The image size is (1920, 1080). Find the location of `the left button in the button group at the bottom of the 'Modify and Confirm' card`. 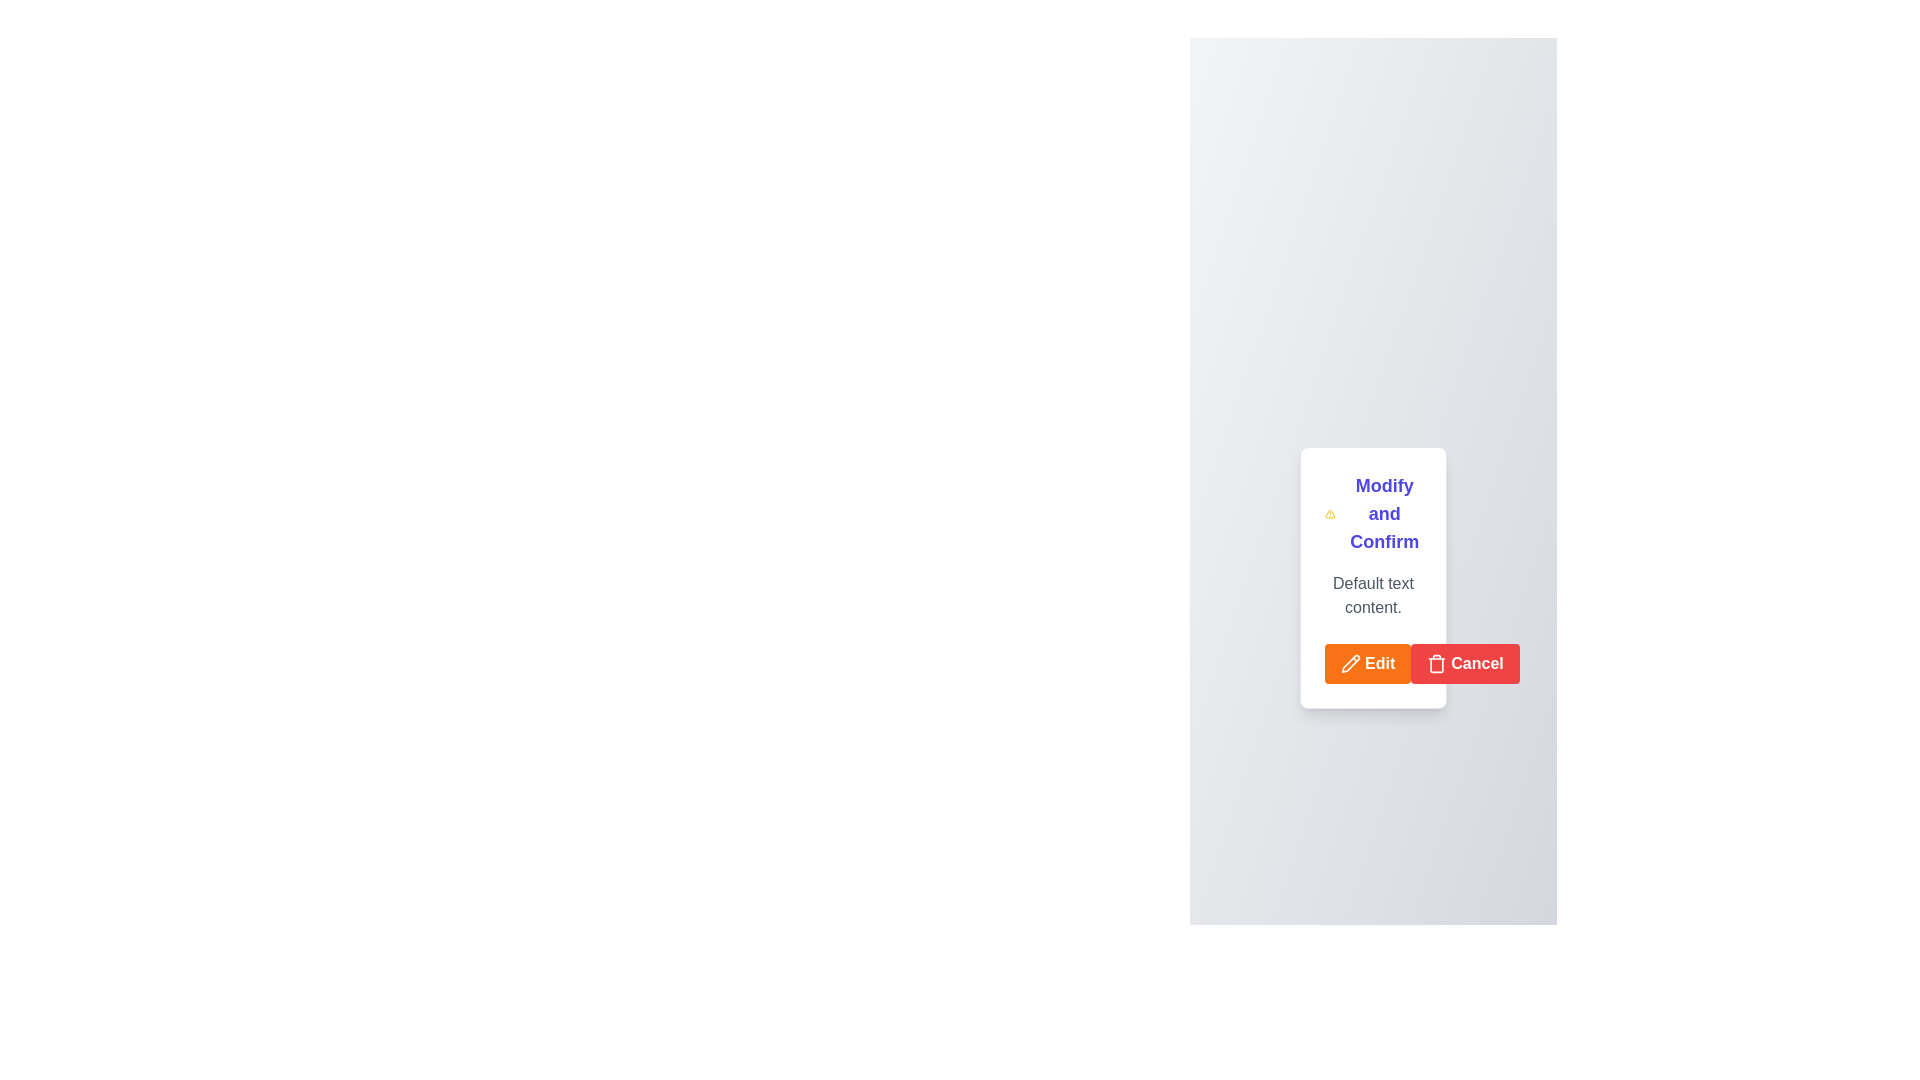

the left button in the button group at the bottom of the 'Modify and Confirm' card is located at coordinates (1372, 663).